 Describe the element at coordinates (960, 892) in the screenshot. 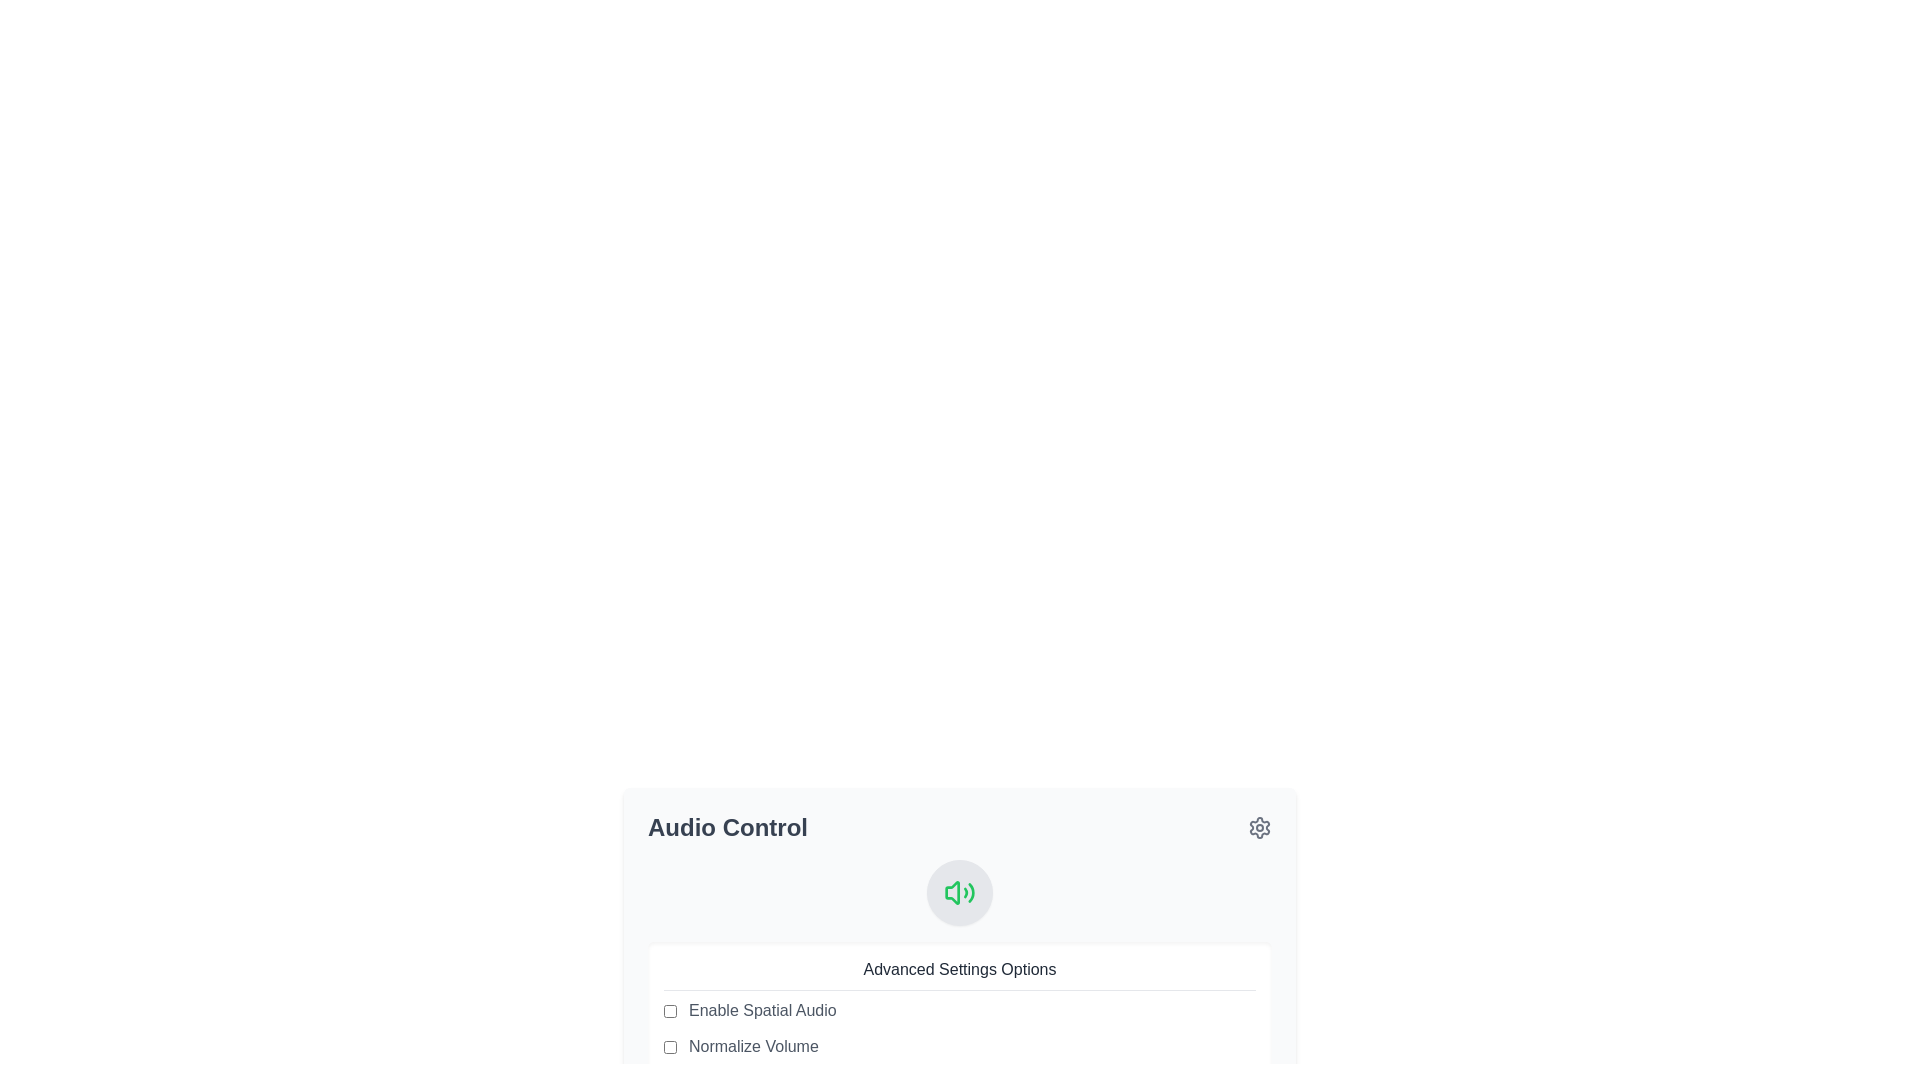

I see `the audio settings icon located within the circular button in the 'Audio Control' section, positioned above the 'Advanced Settings Options' label` at that location.